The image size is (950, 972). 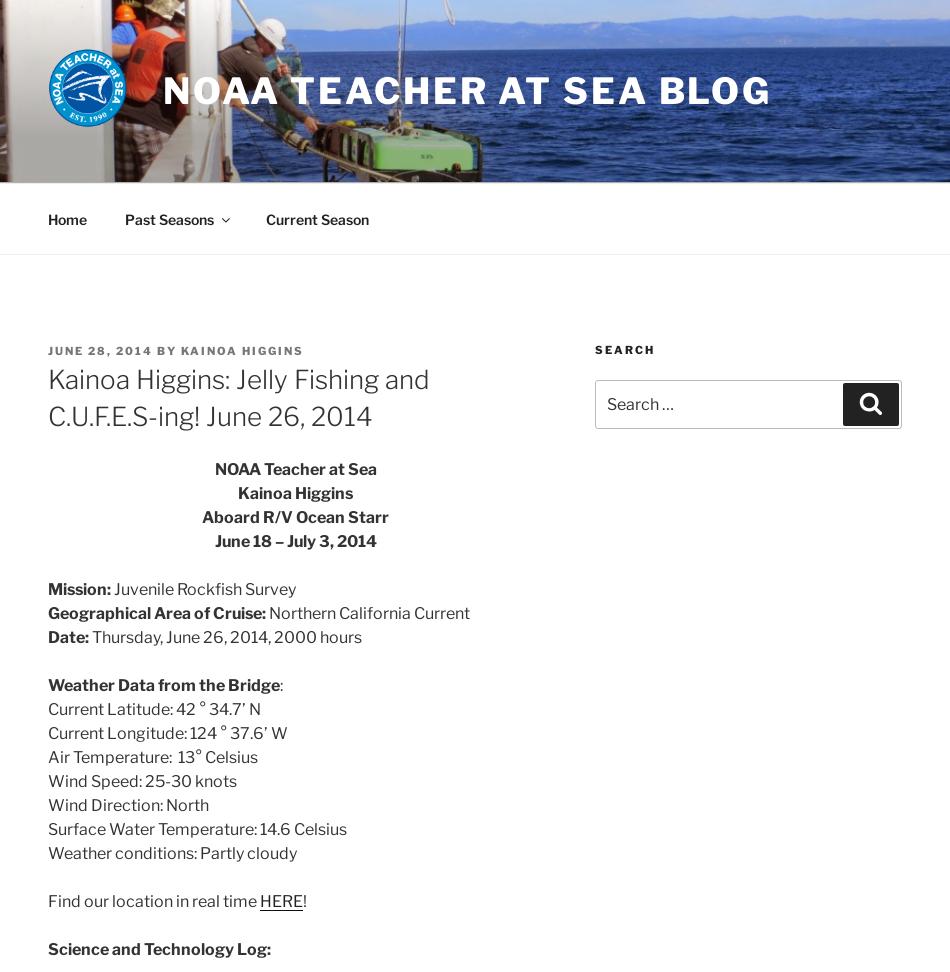 I want to click on 'Past Seasons', so click(x=168, y=217).